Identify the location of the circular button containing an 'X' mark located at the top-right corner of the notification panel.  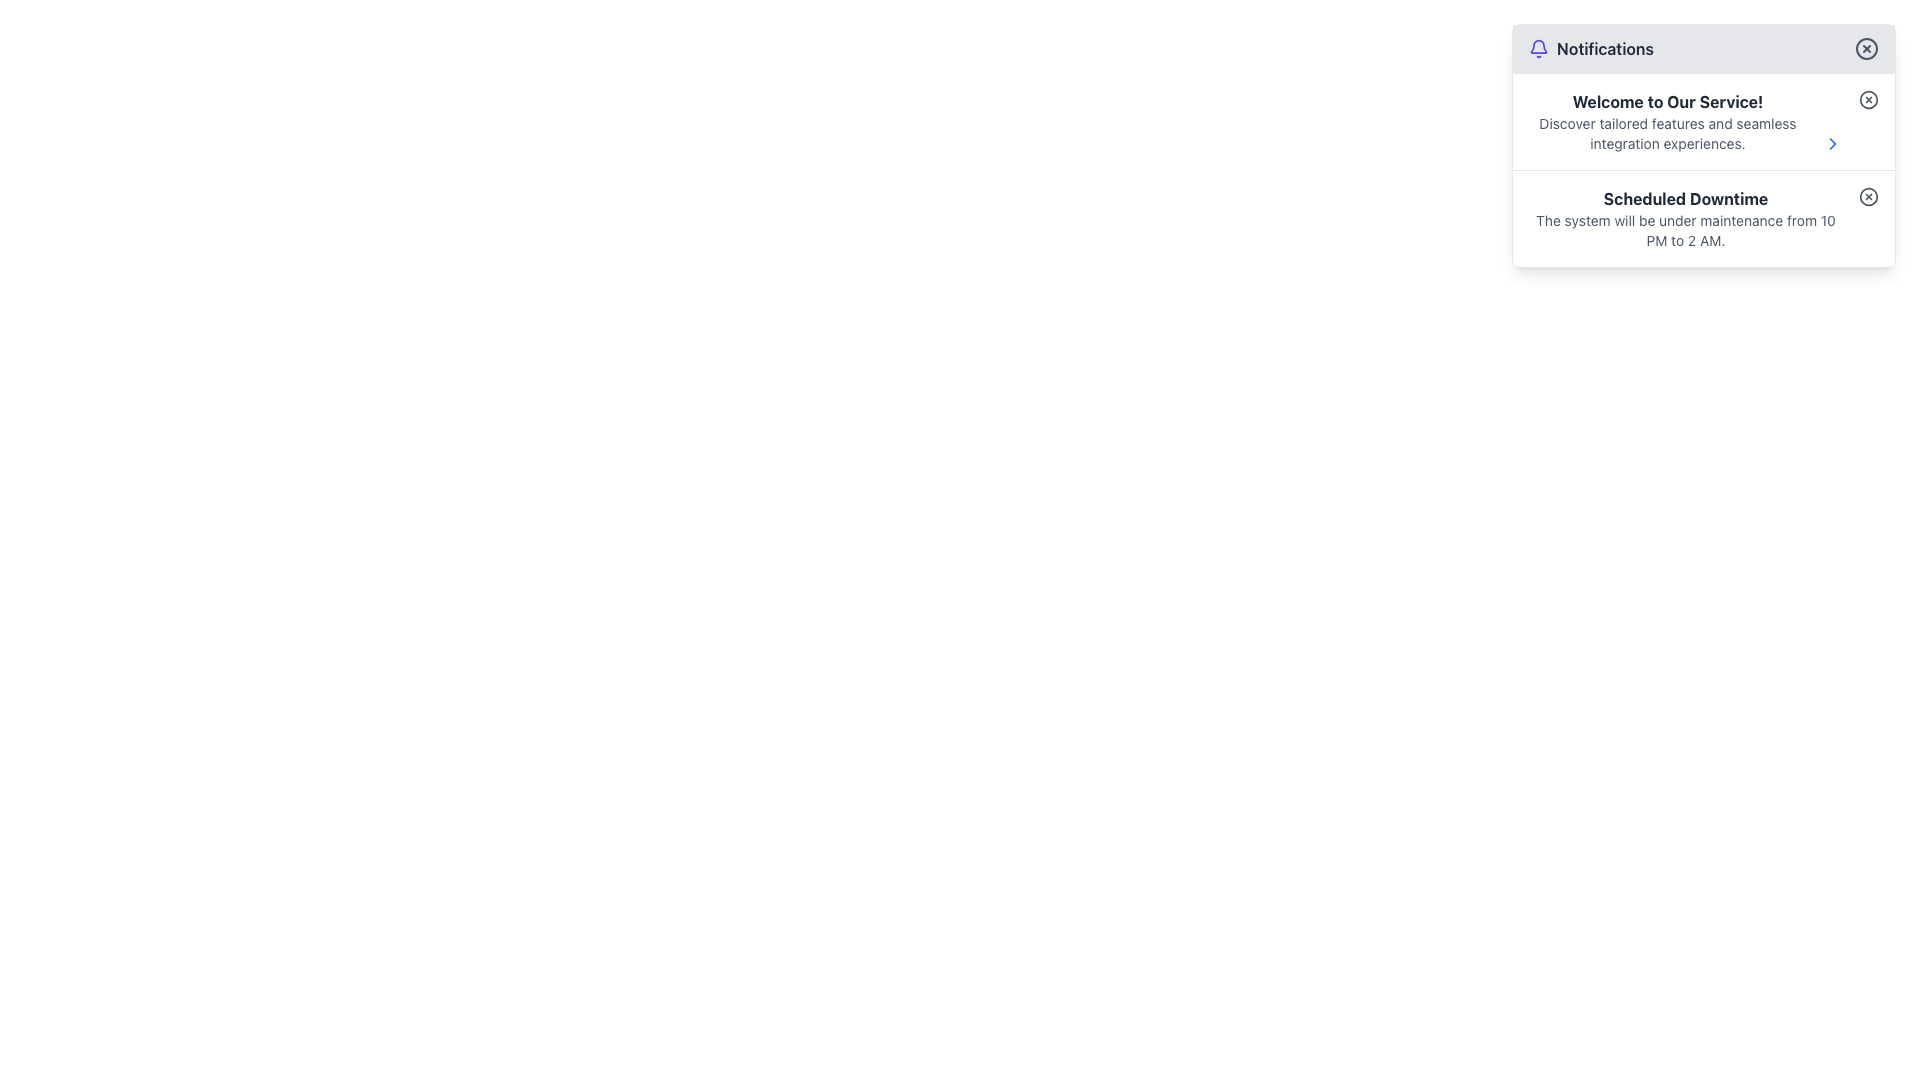
(1866, 48).